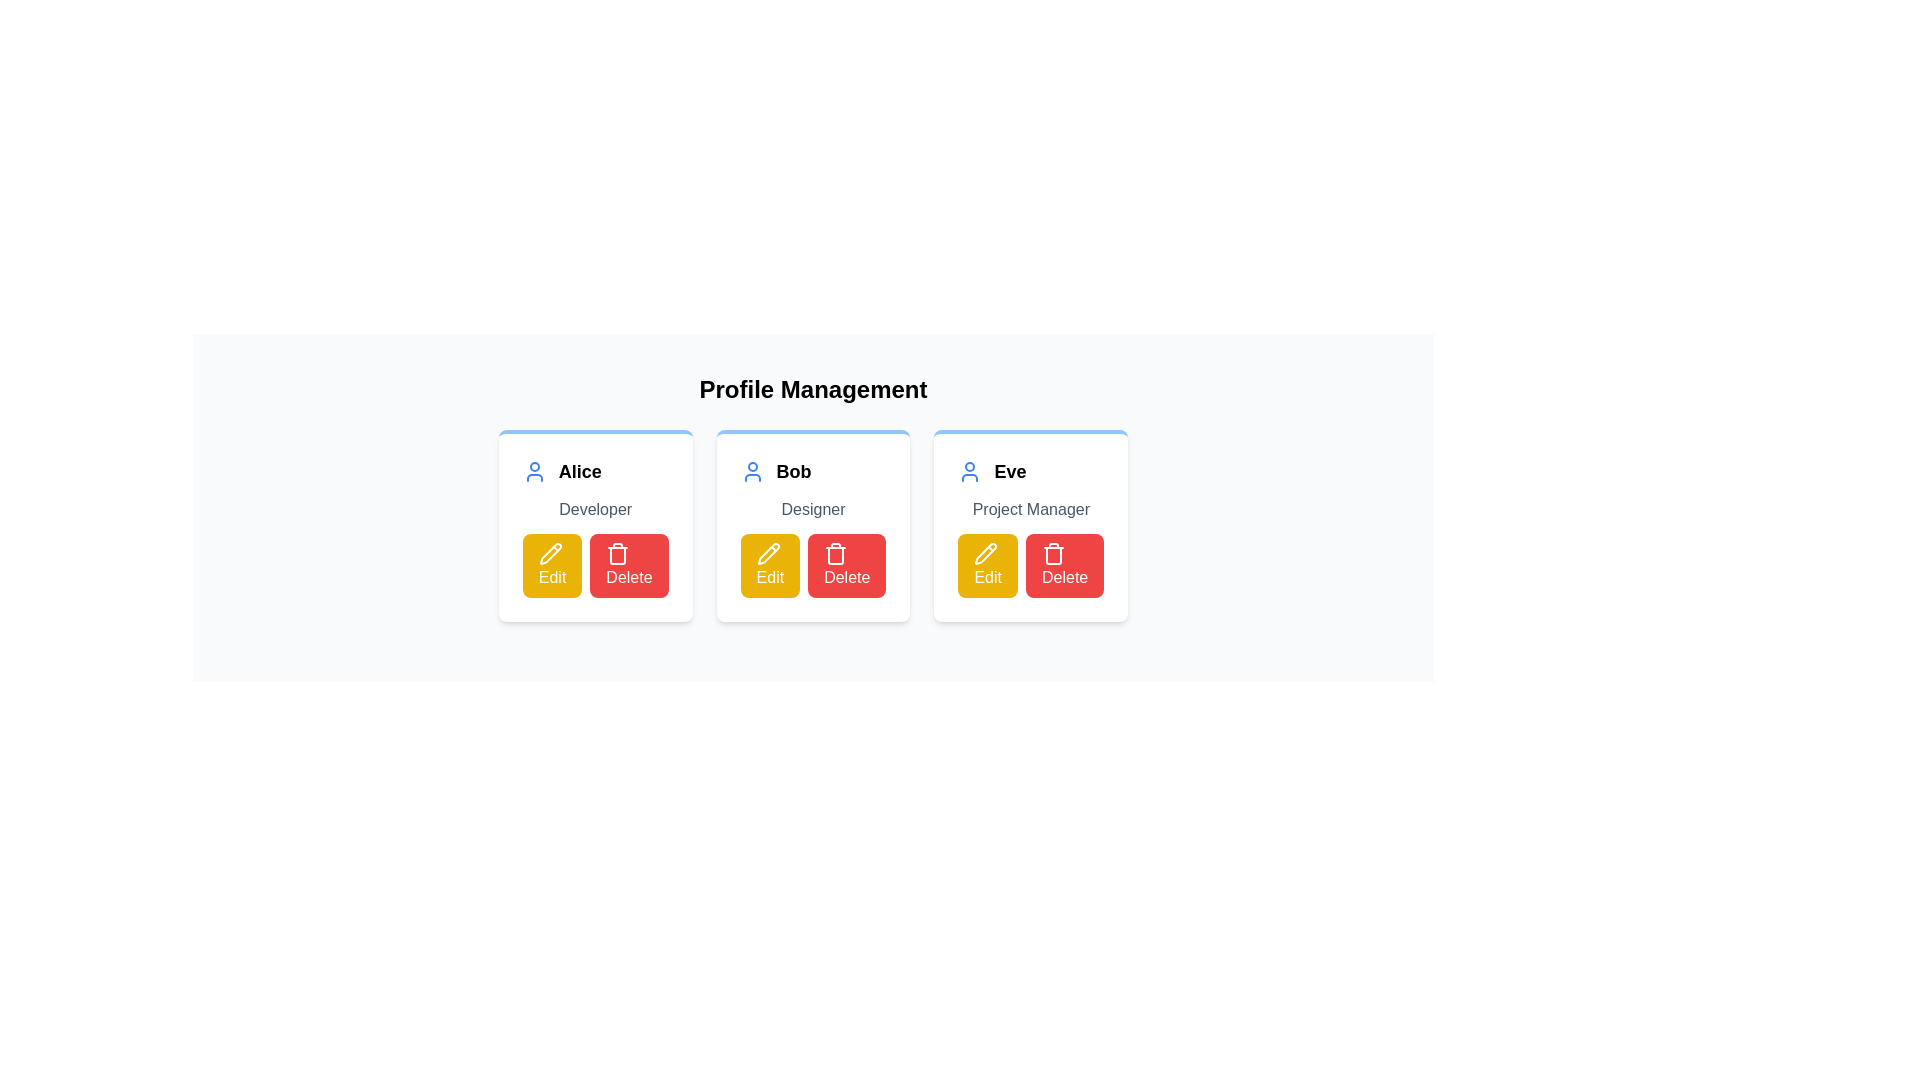  What do you see at coordinates (970, 471) in the screenshot?
I see `the user profile icon, which is a blue rounded shape located to the left of the text 'Eve', representing a person's account` at bounding box center [970, 471].